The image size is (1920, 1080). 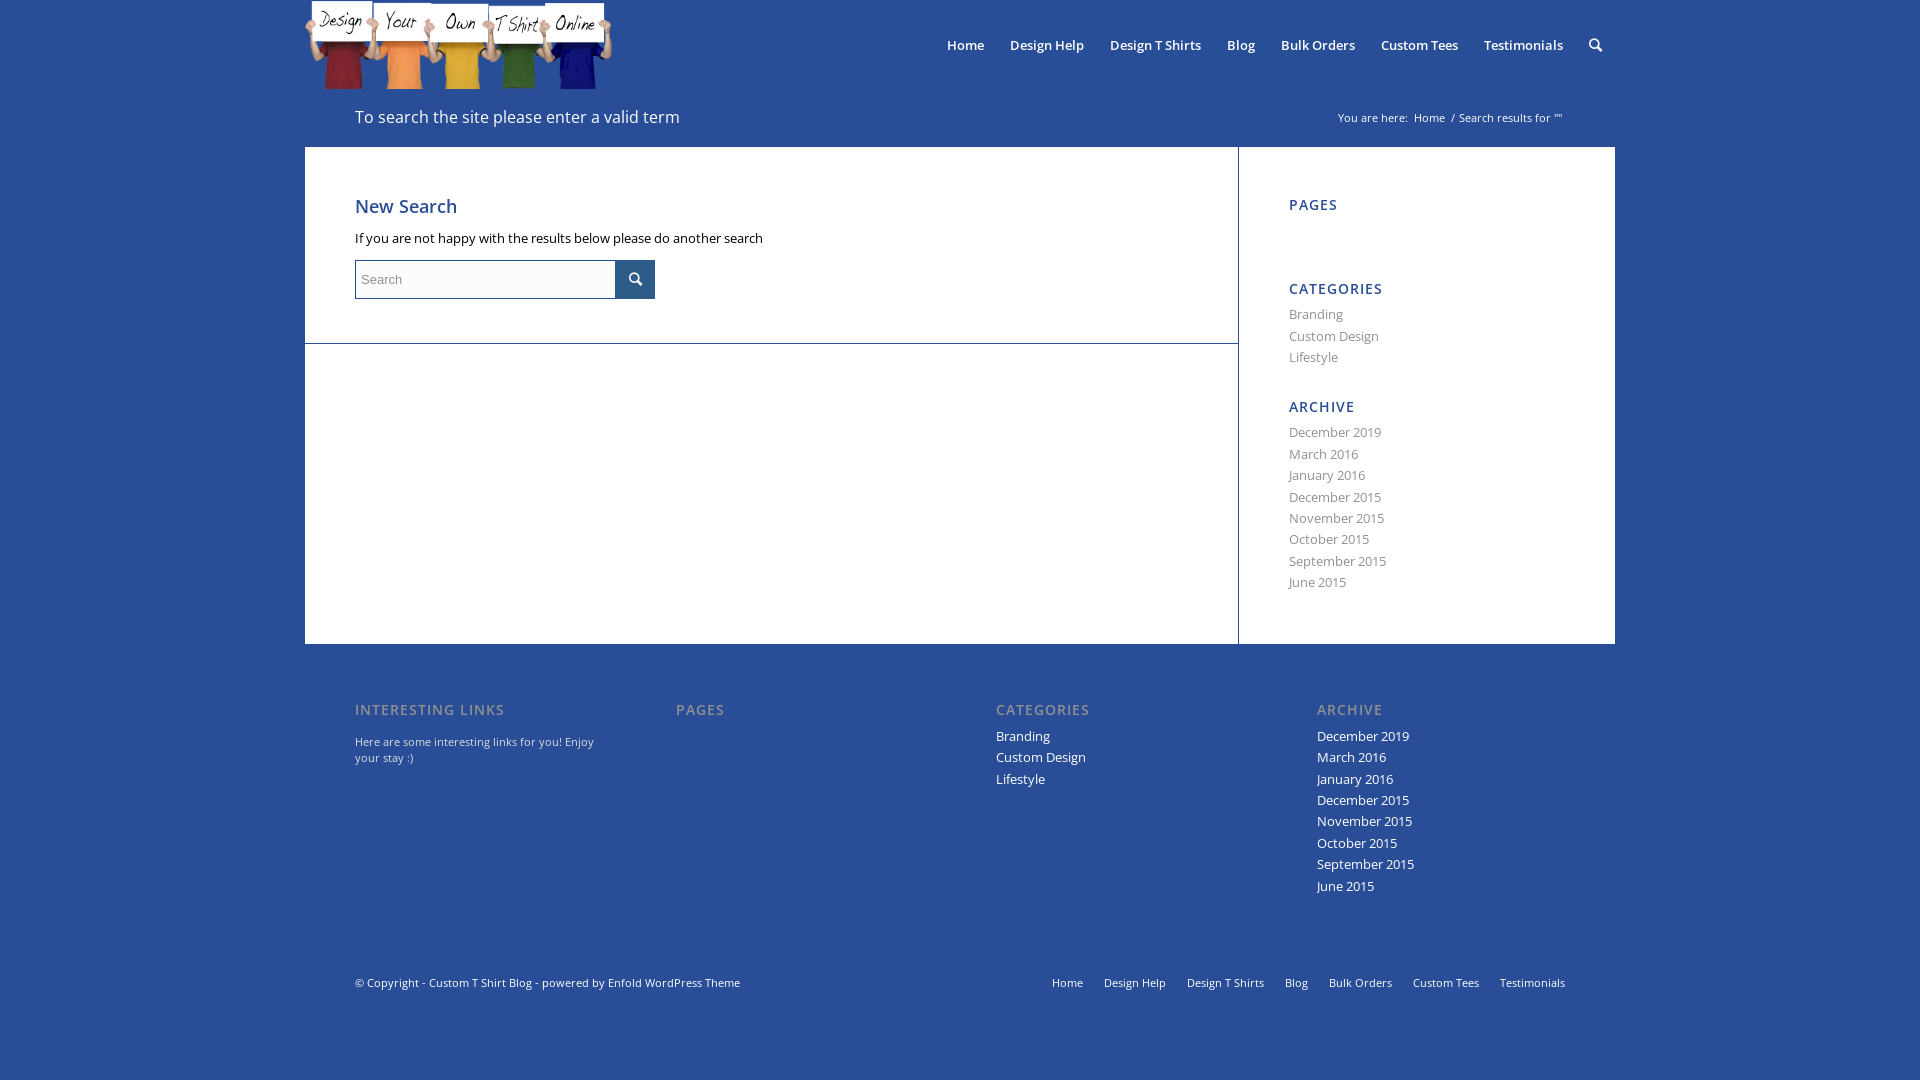 I want to click on 'December 2019', so click(x=1362, y=736).